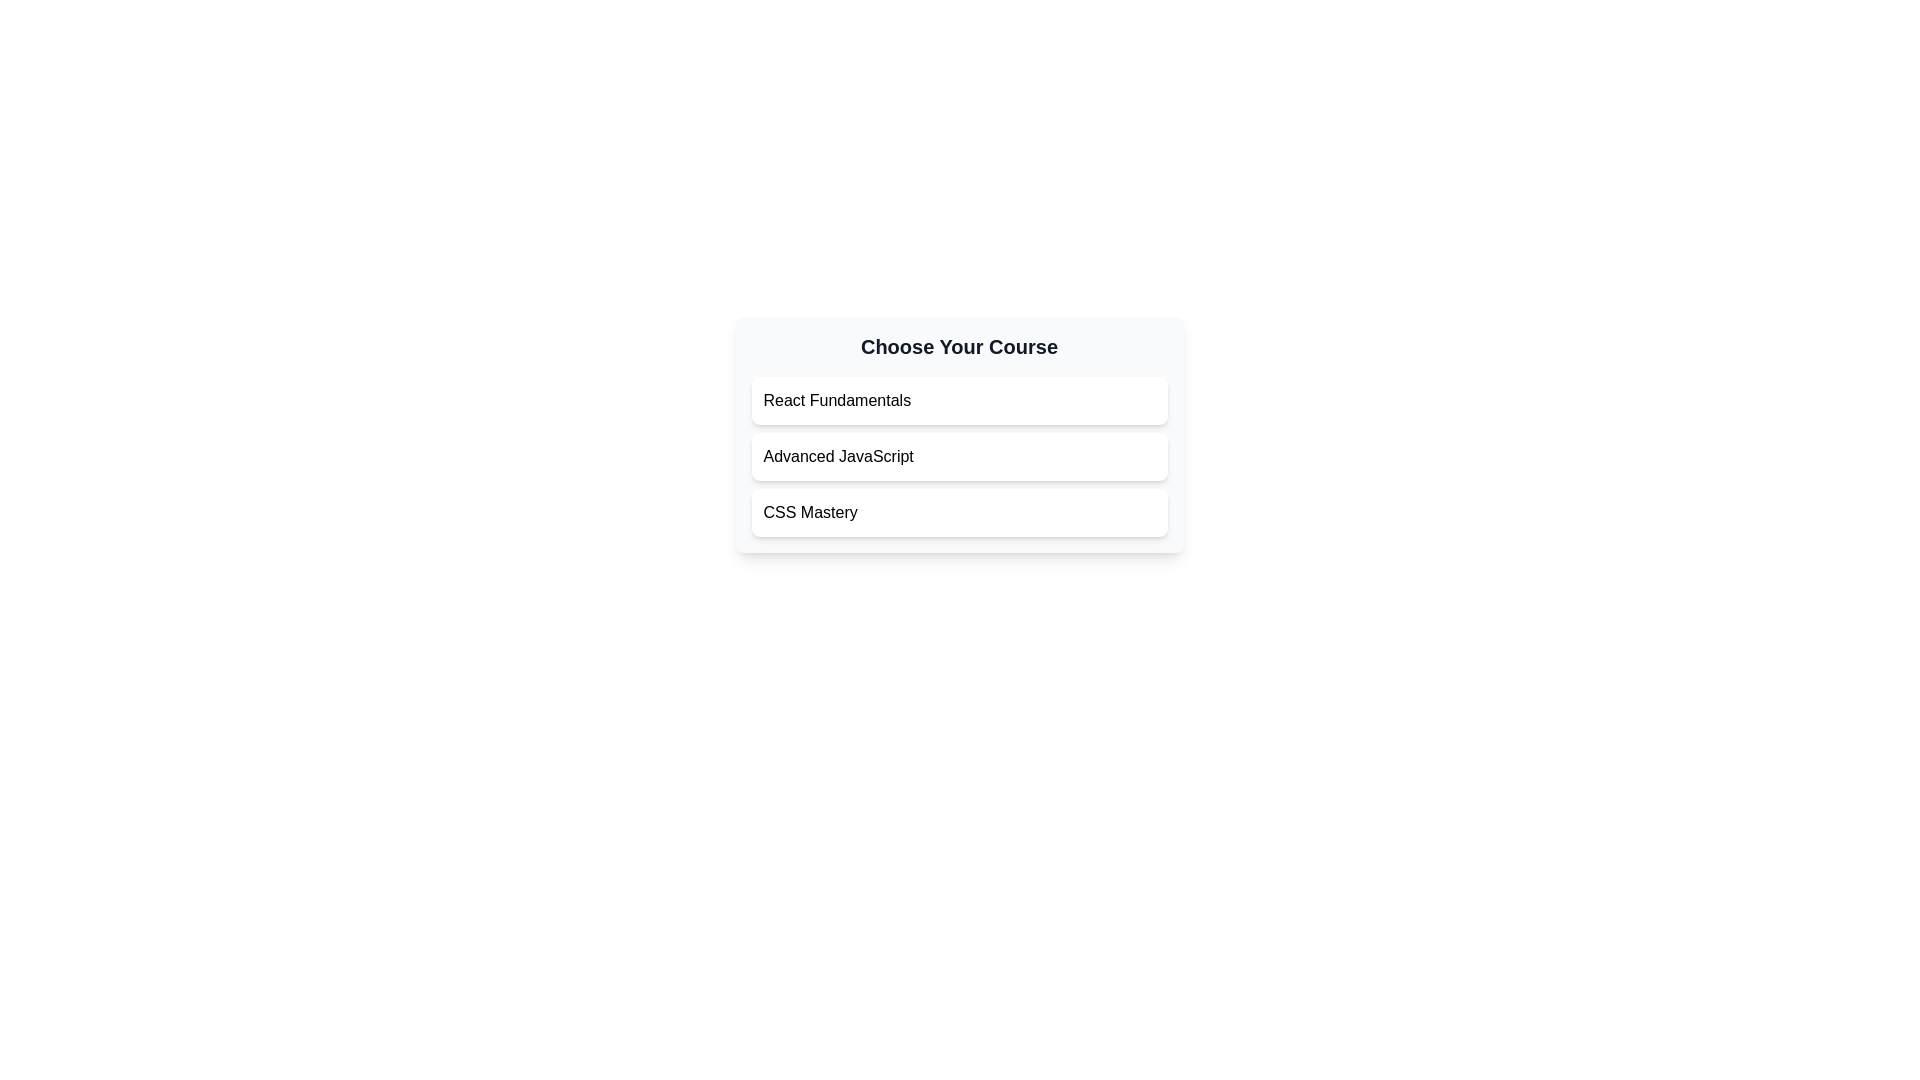 Image resolution: width=1920 pixels, height=1080 pixels. I want to click on the 'CSS Mastery' selectable radio option, which is the third option in a vertical list of courses, so click(810, 512).